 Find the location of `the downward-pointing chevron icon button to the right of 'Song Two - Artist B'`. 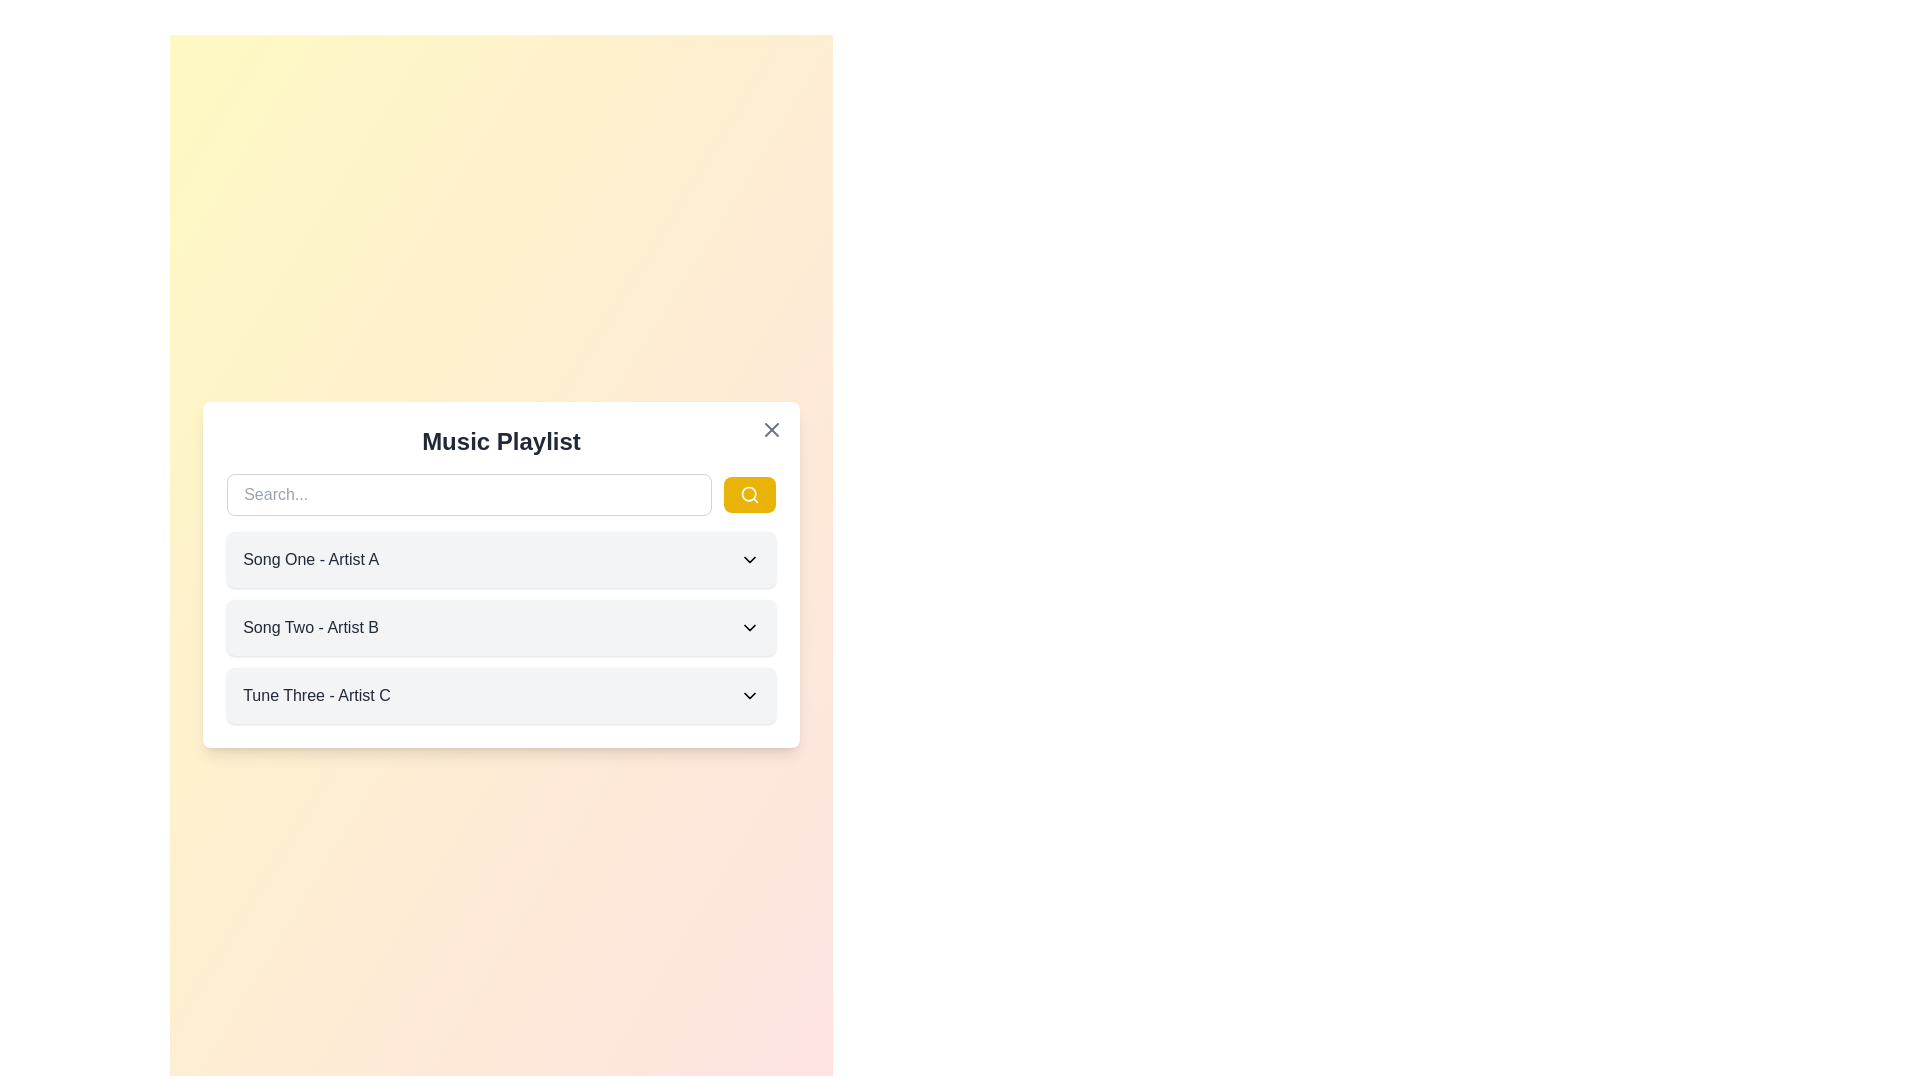

the downward-pointing chevron icon button to the right of 'Song Two - Artist B' is located at coordinates (748, 627).